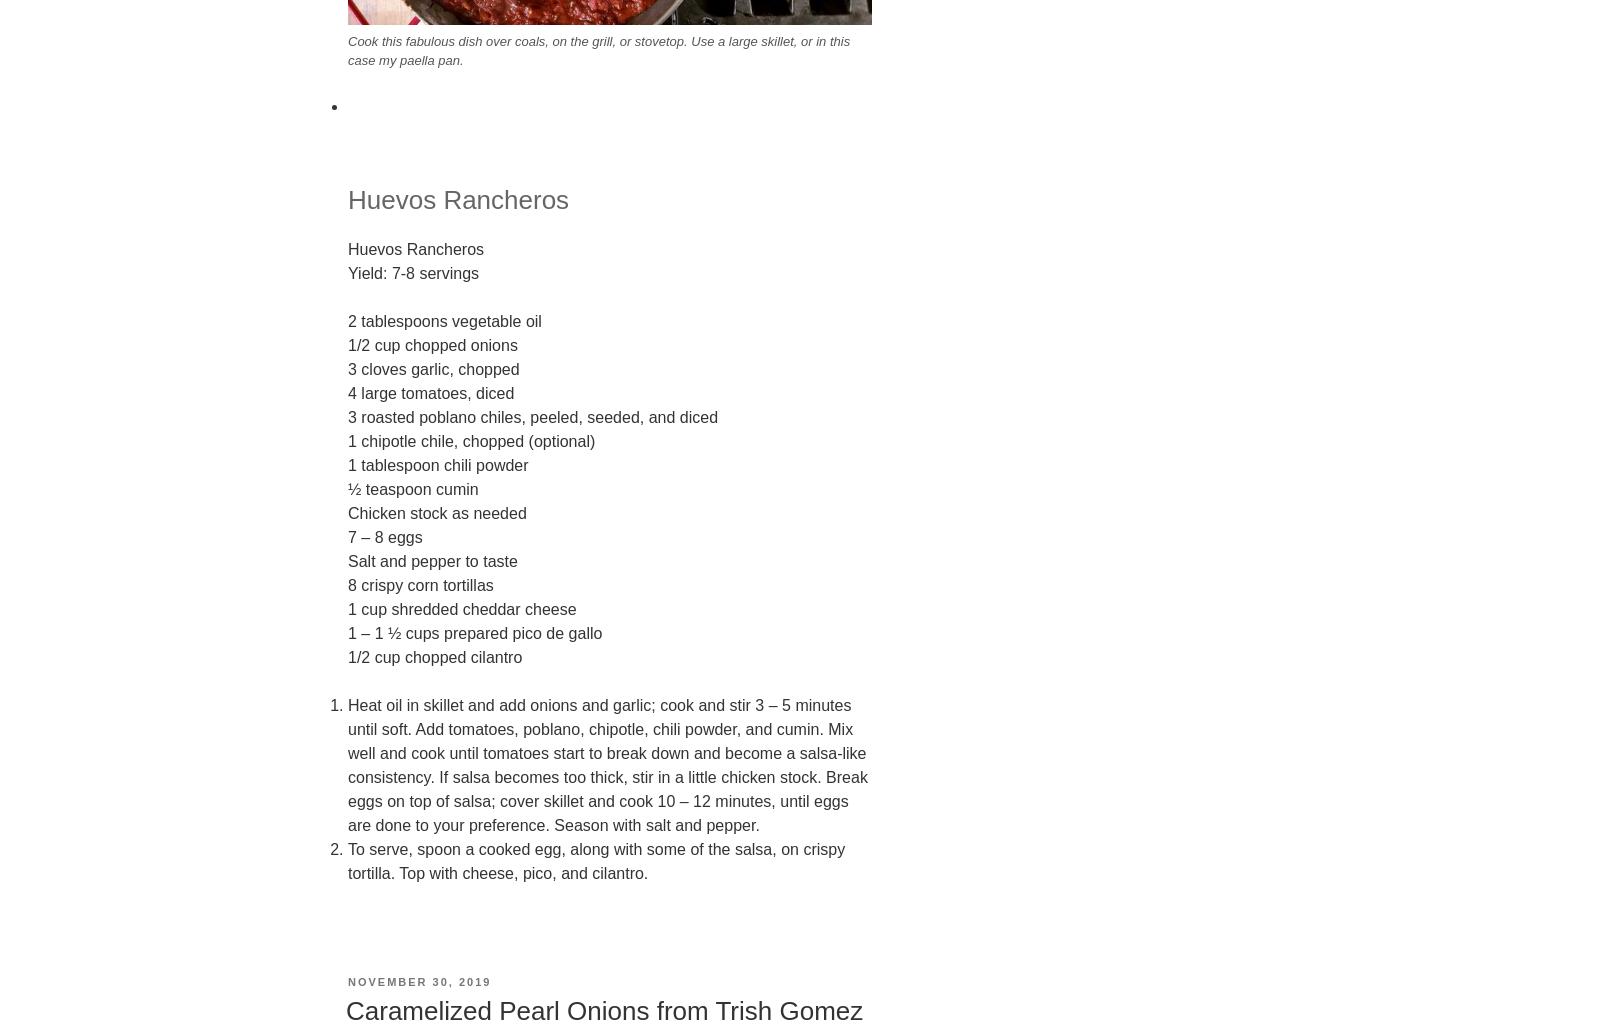 The width and height of the screenshot is (1600, 1028). Describe the element at coordinates (595, 859) in the screenshot. I see `'To serve, spoon a cooked egg, along with some of the salsa, on crispy tortilla. Top with cheese, pico, and cilantro.'` at that location.